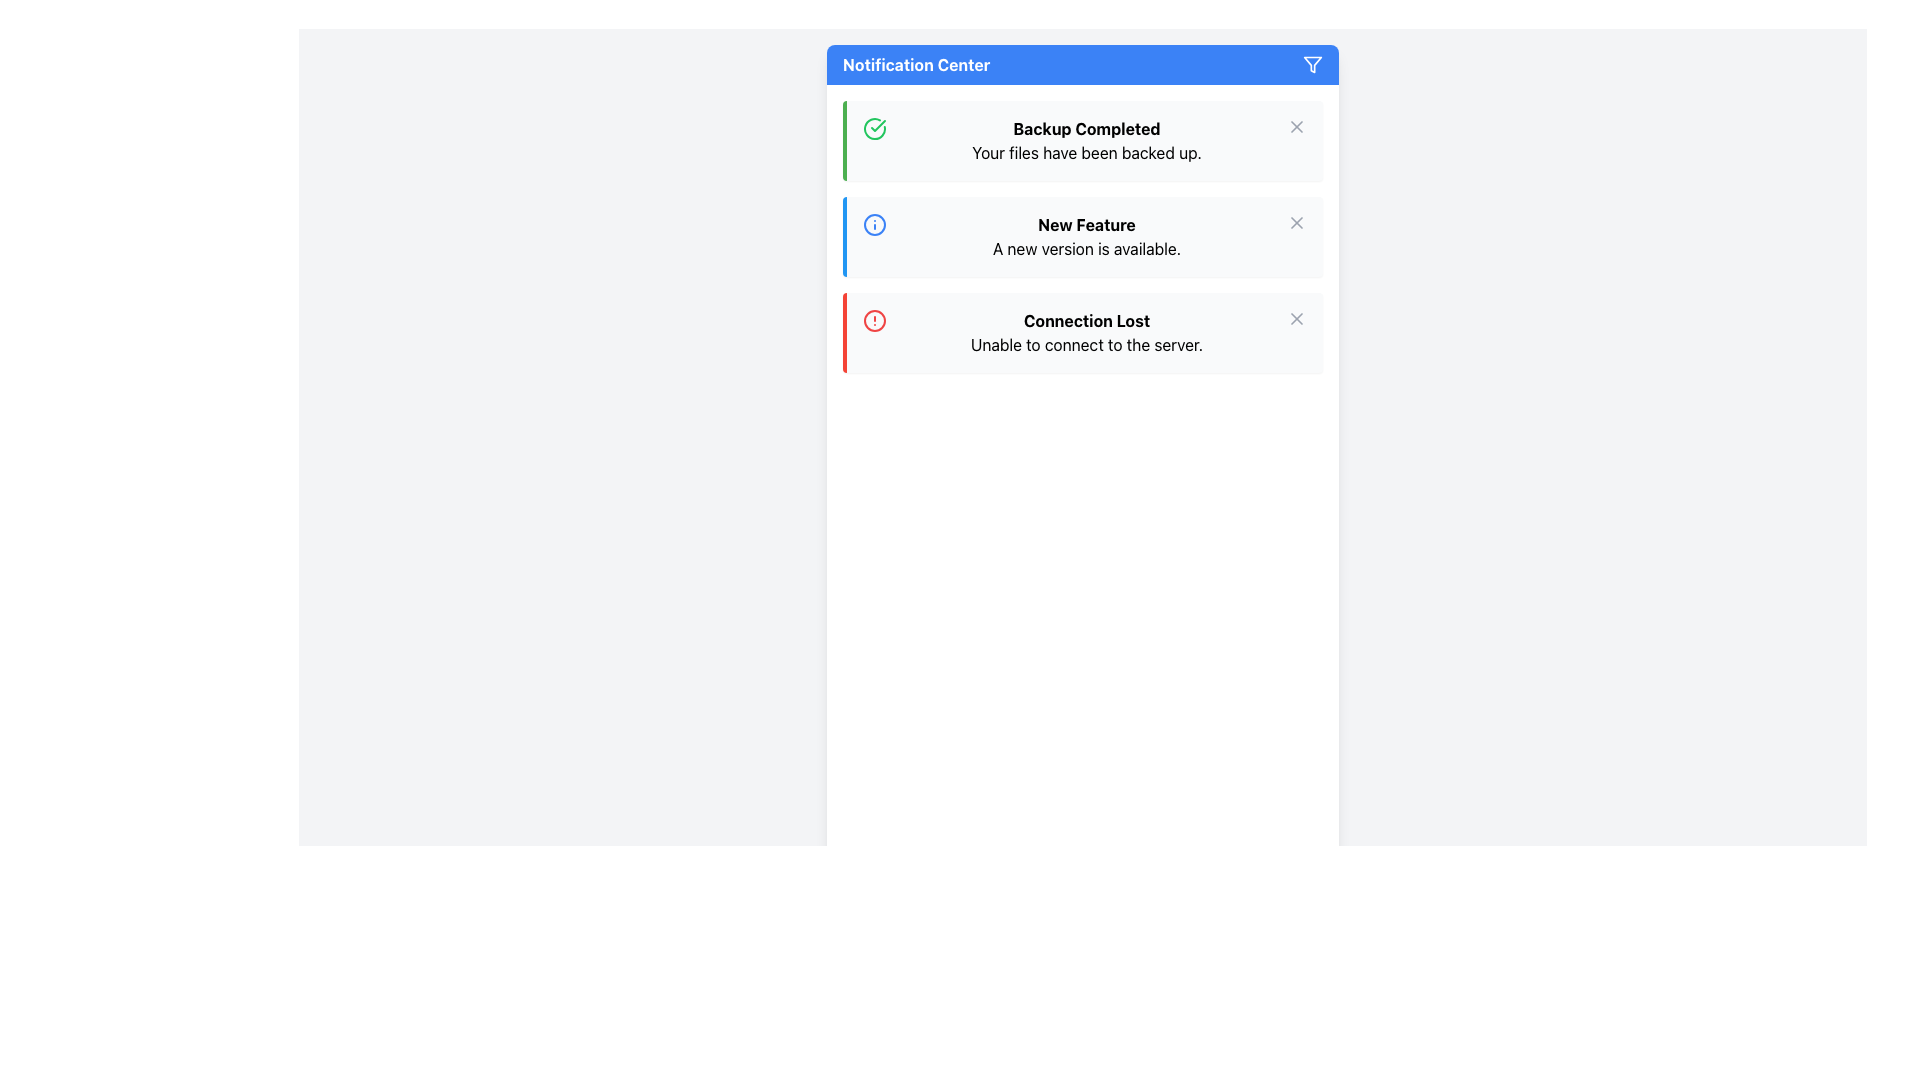 The width and height of the screenshot is (1920, 1080). I want to click on informational text located below the notification title 'New Feature' in the notification panel, so click(1085, 248).